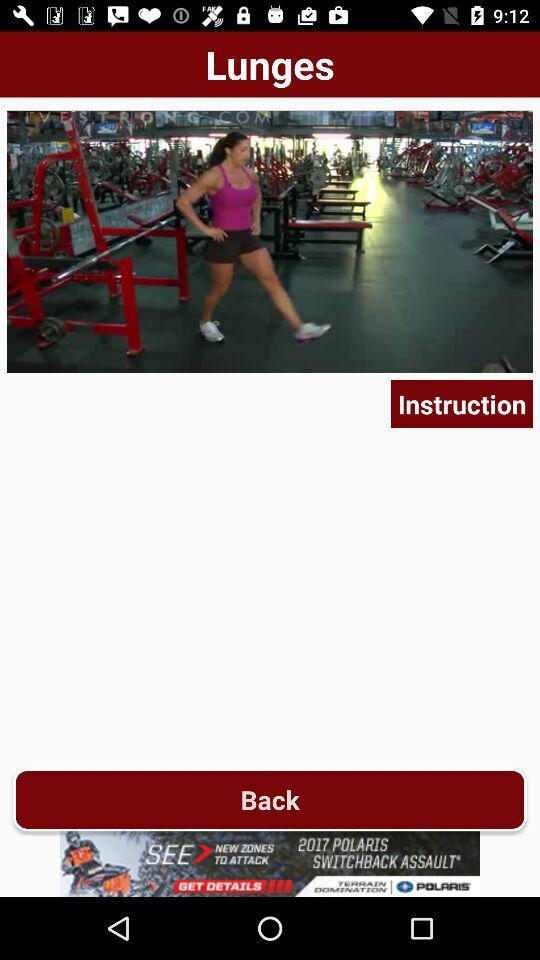 The width and height of the screenshot is (540, 960). Describe the element at coordinates (270, 863) in the screenshot. I see `advertisement link` at that location.